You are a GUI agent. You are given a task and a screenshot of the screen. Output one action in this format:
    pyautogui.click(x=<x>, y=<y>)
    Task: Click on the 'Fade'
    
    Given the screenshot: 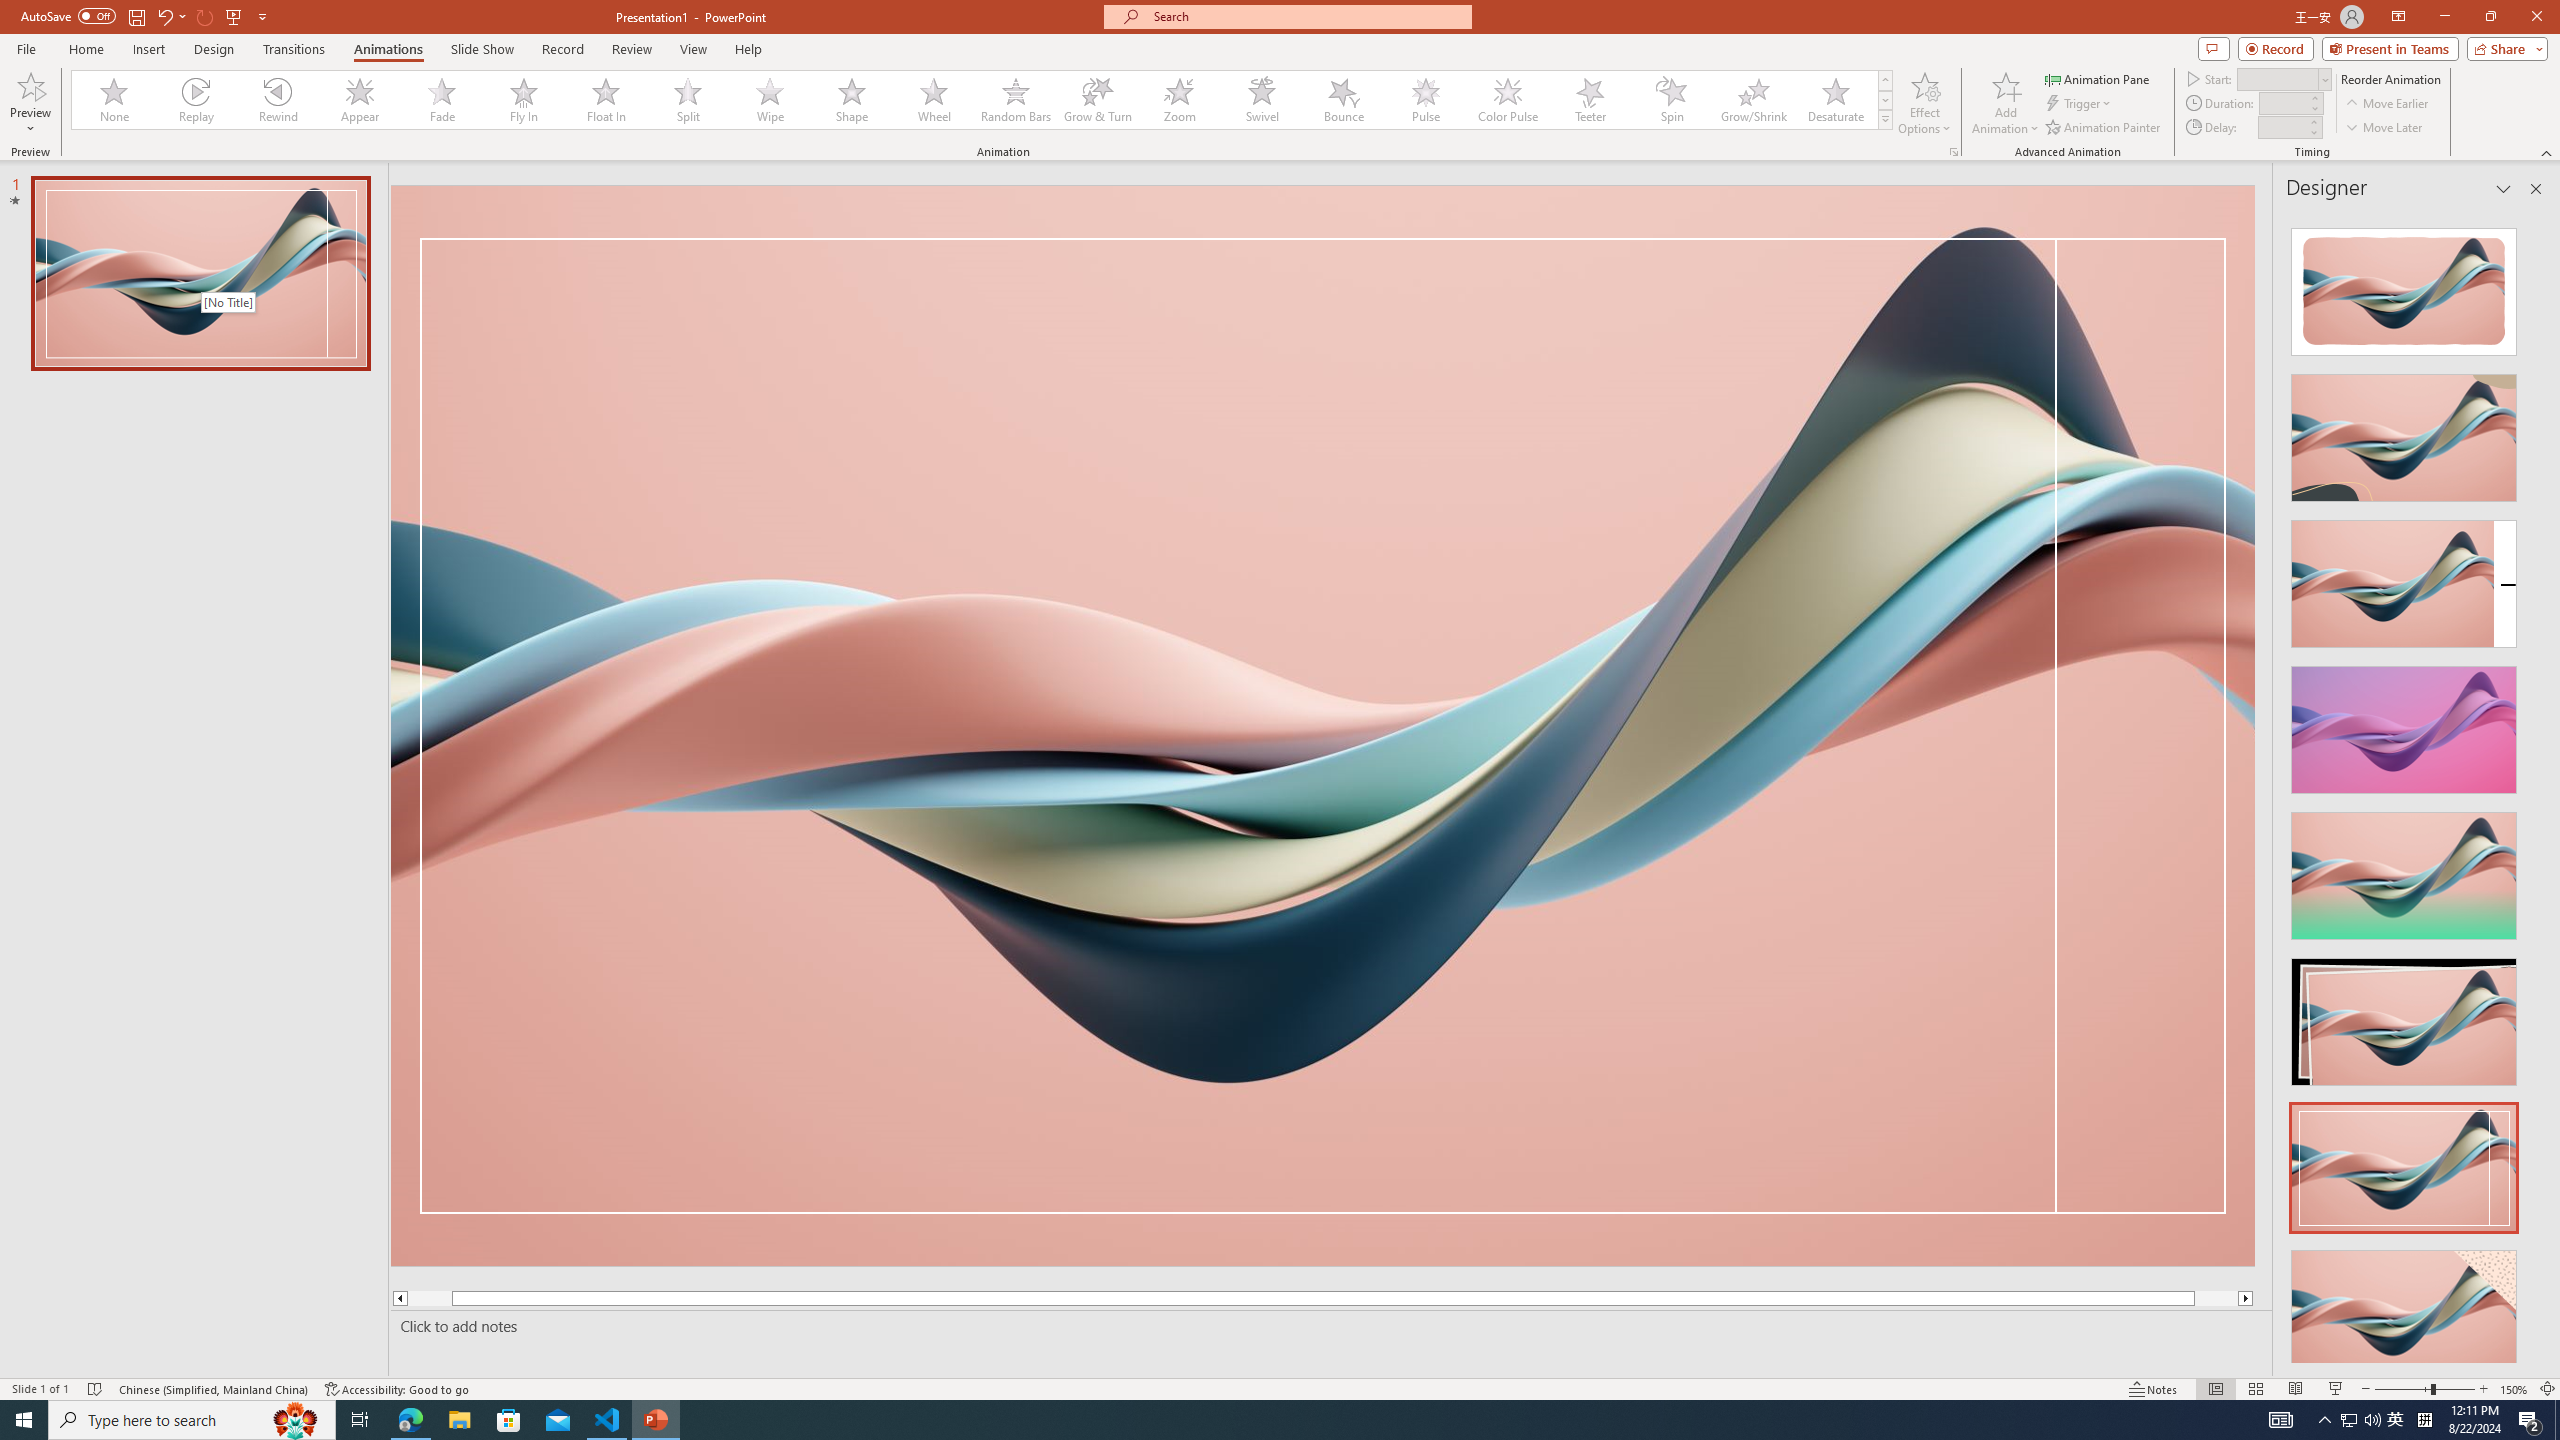 What is the action you would take?
    pyautogui.click(x=441, y=99)
    